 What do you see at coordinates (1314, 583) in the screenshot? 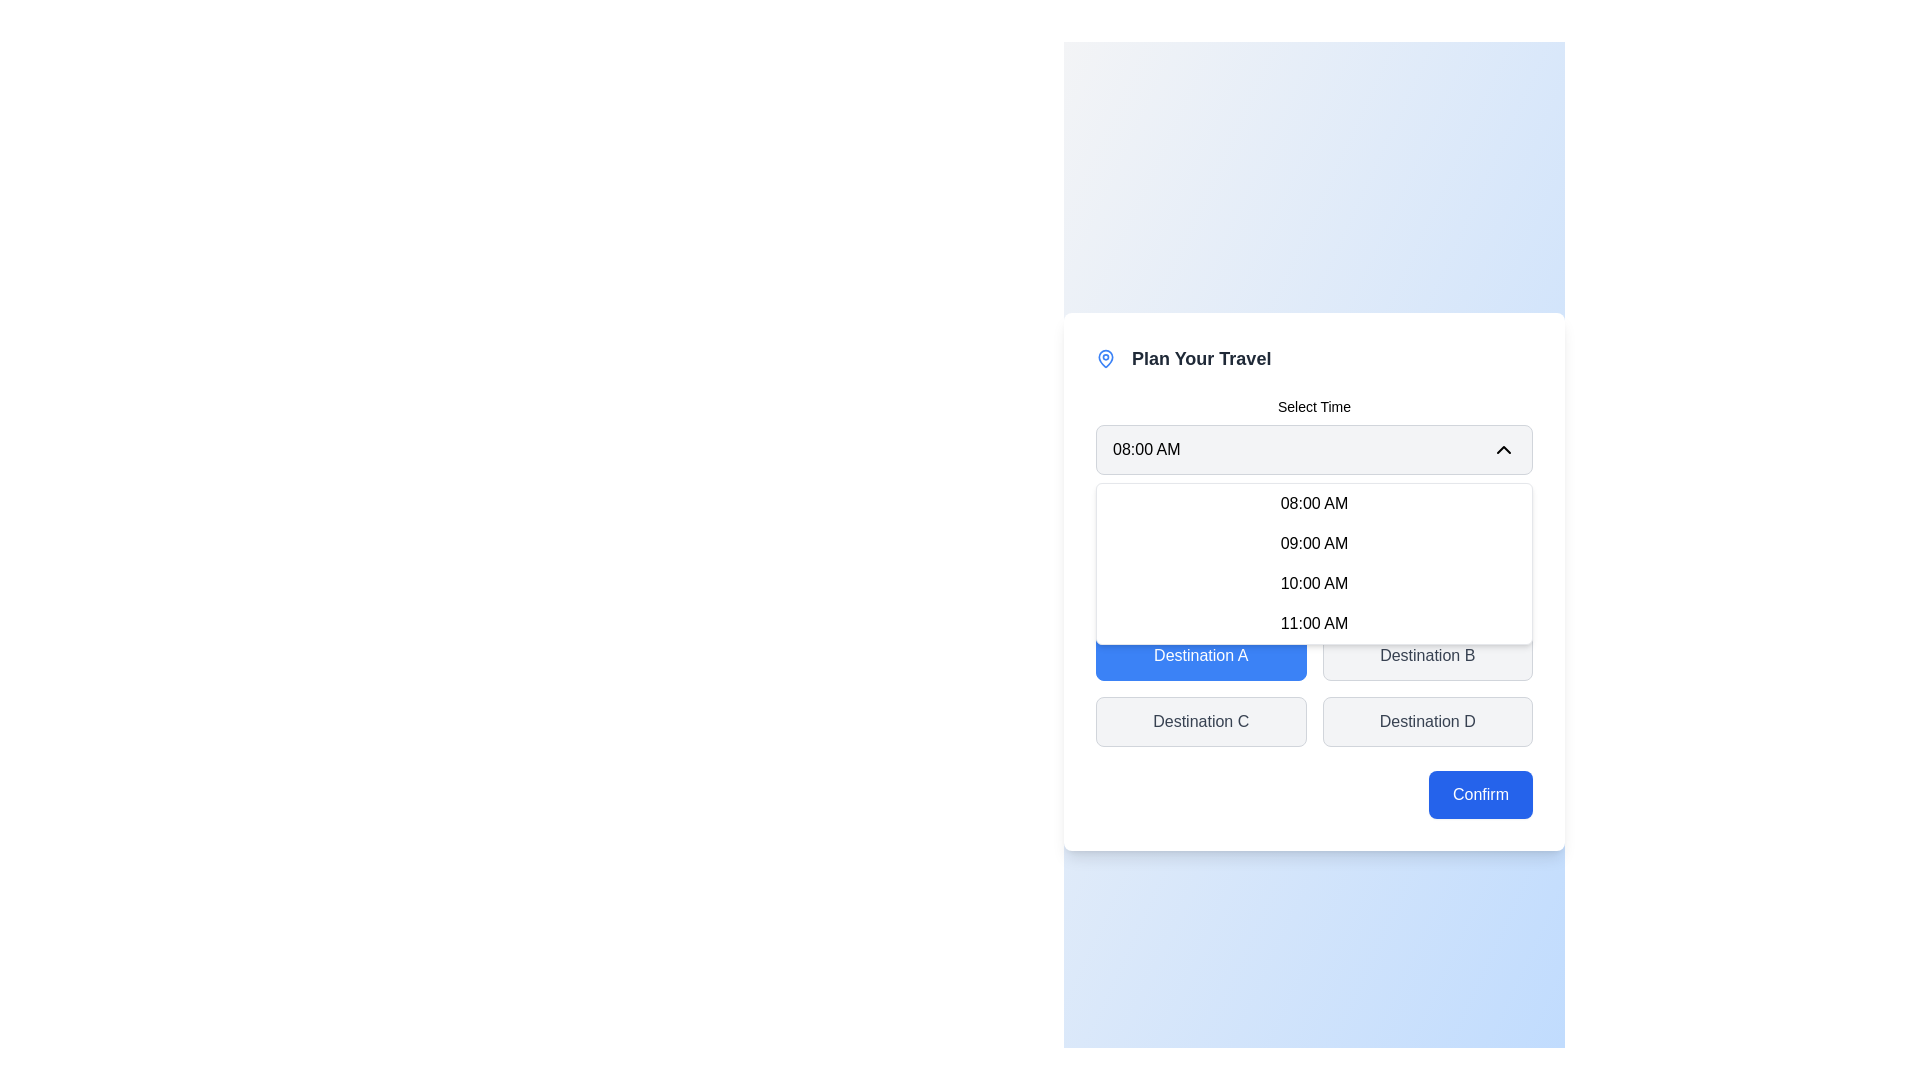
I see `the text entry '10:00 AM' which is the third item in the dropdown list of time slots` at bounding box center [1314, 583].